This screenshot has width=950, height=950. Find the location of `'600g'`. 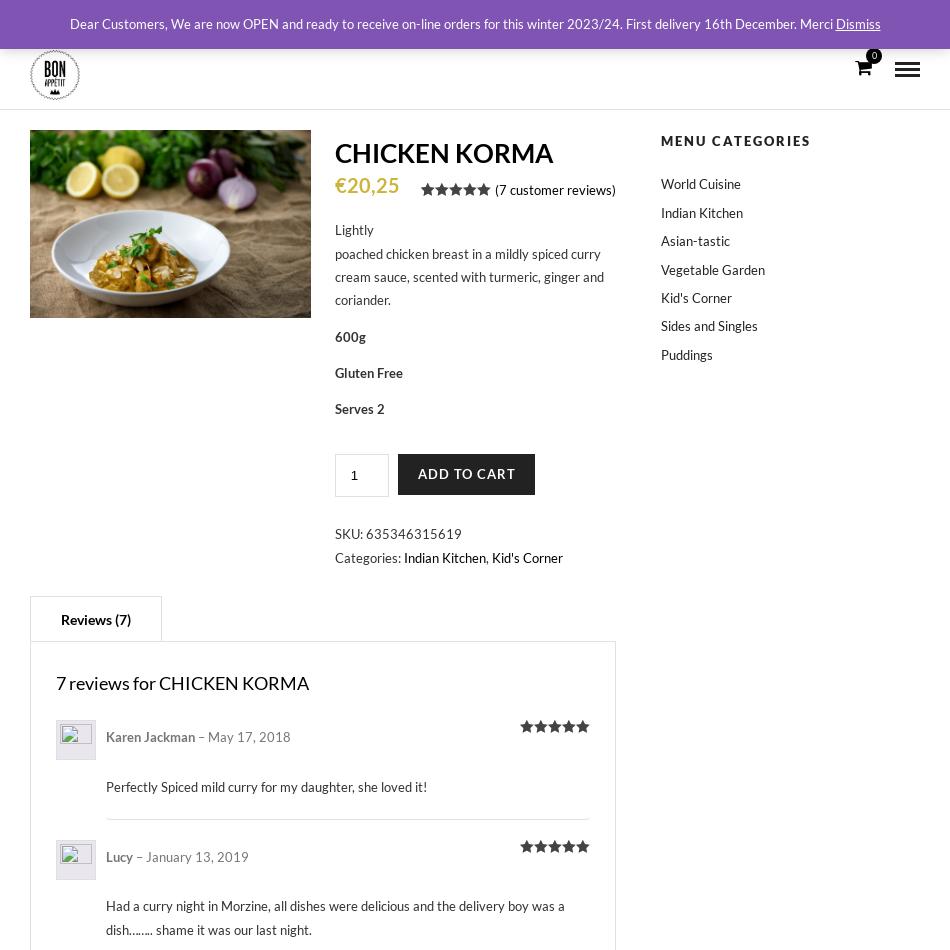

'600g' is located at coordinates (348, 335).